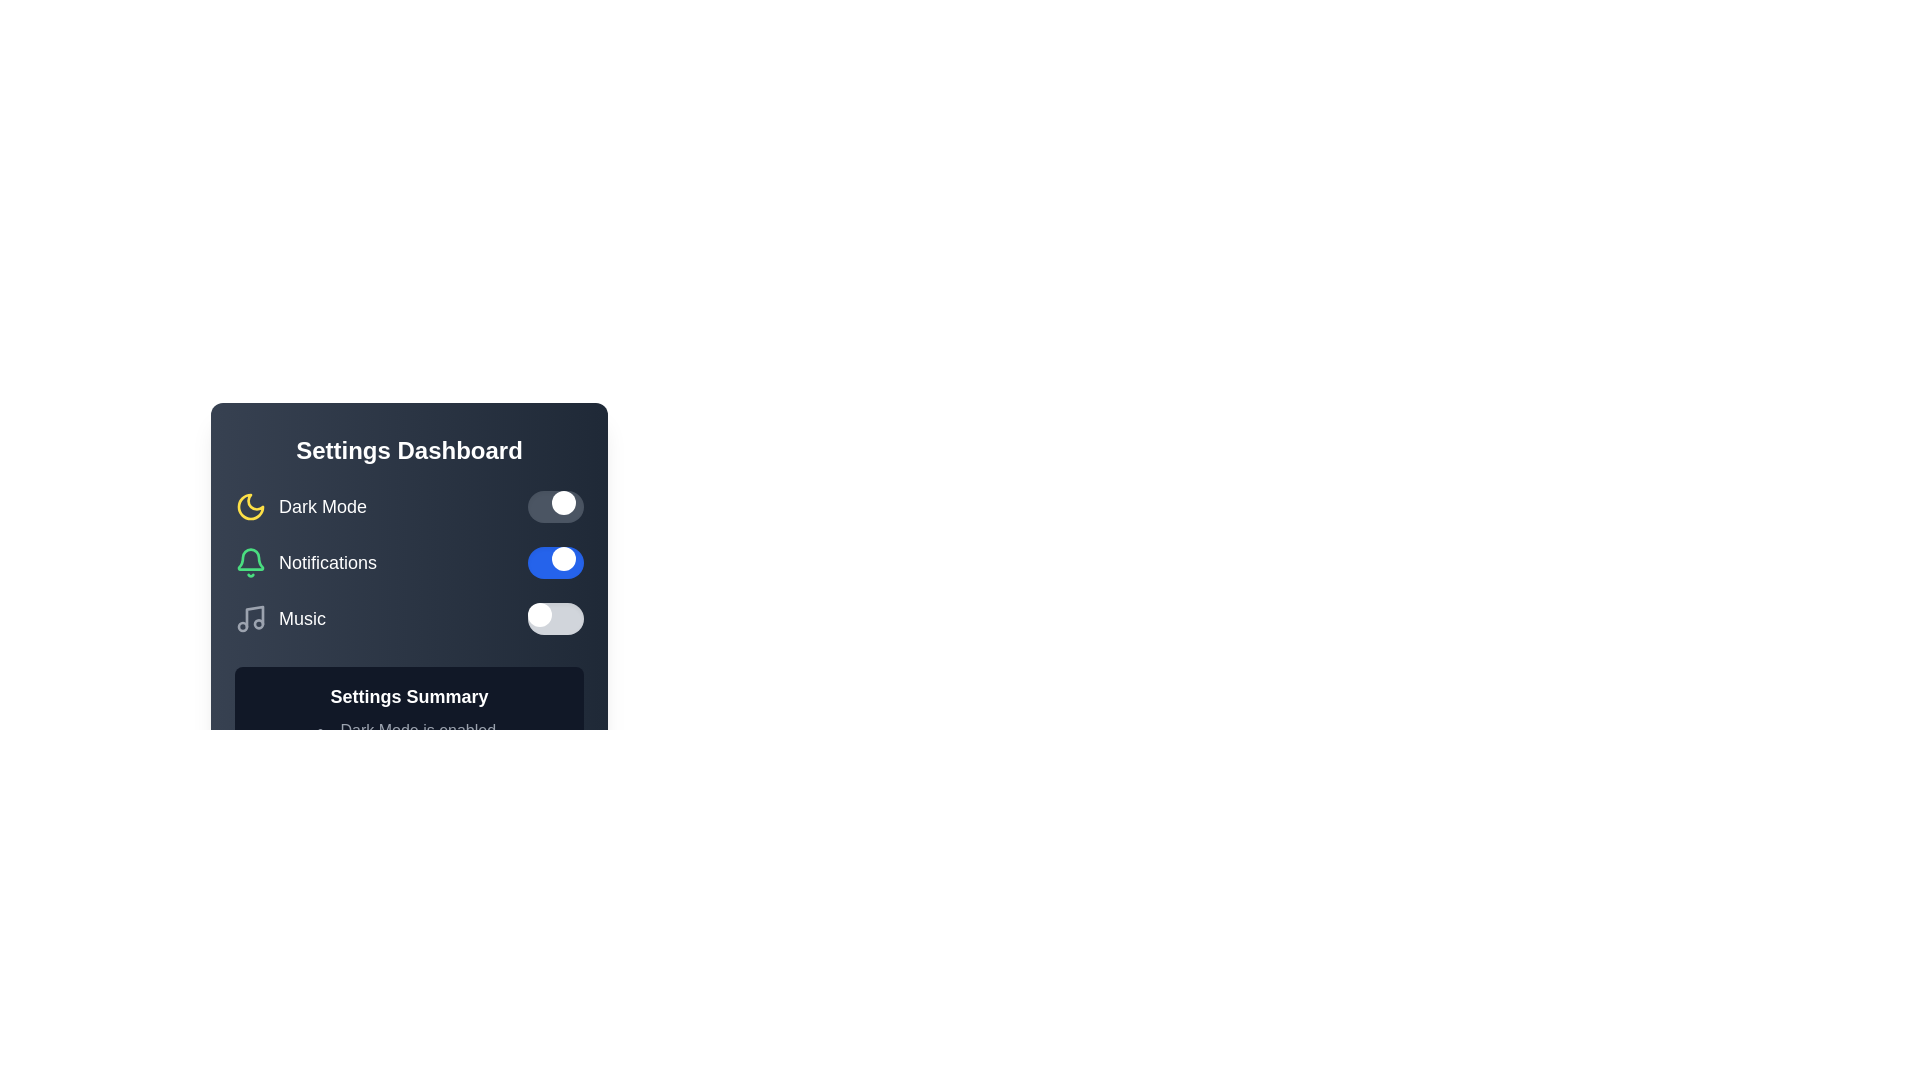 Image resolution: width=1920 pixels, height=1080 pixels. What do you see at coordinates (408, 505) in the screenshot?
I see `the Toggle option row that enables or disables the dark mode feature in the Settings Dashboard` at bounding box center [408, 505].